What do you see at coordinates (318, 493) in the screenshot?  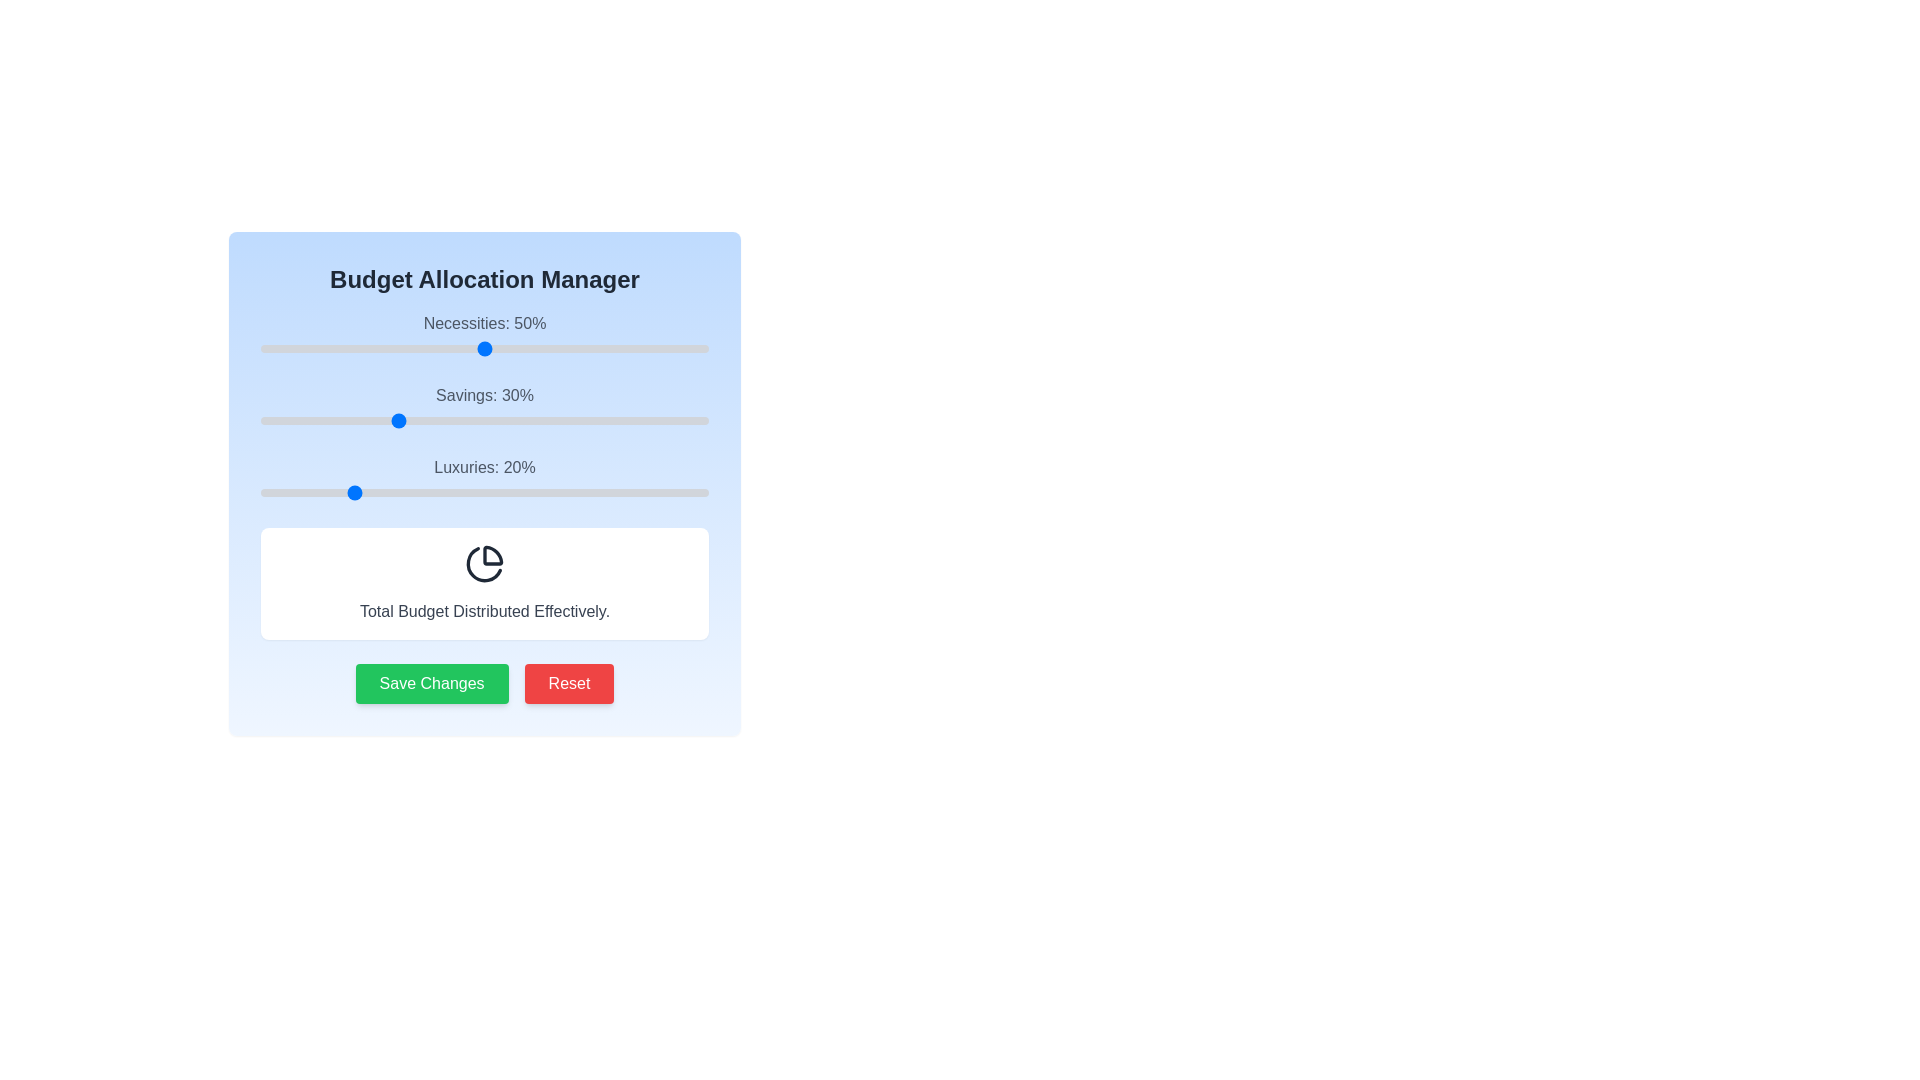 I see `the luxuries allocation` at bounding box center [318, 493].